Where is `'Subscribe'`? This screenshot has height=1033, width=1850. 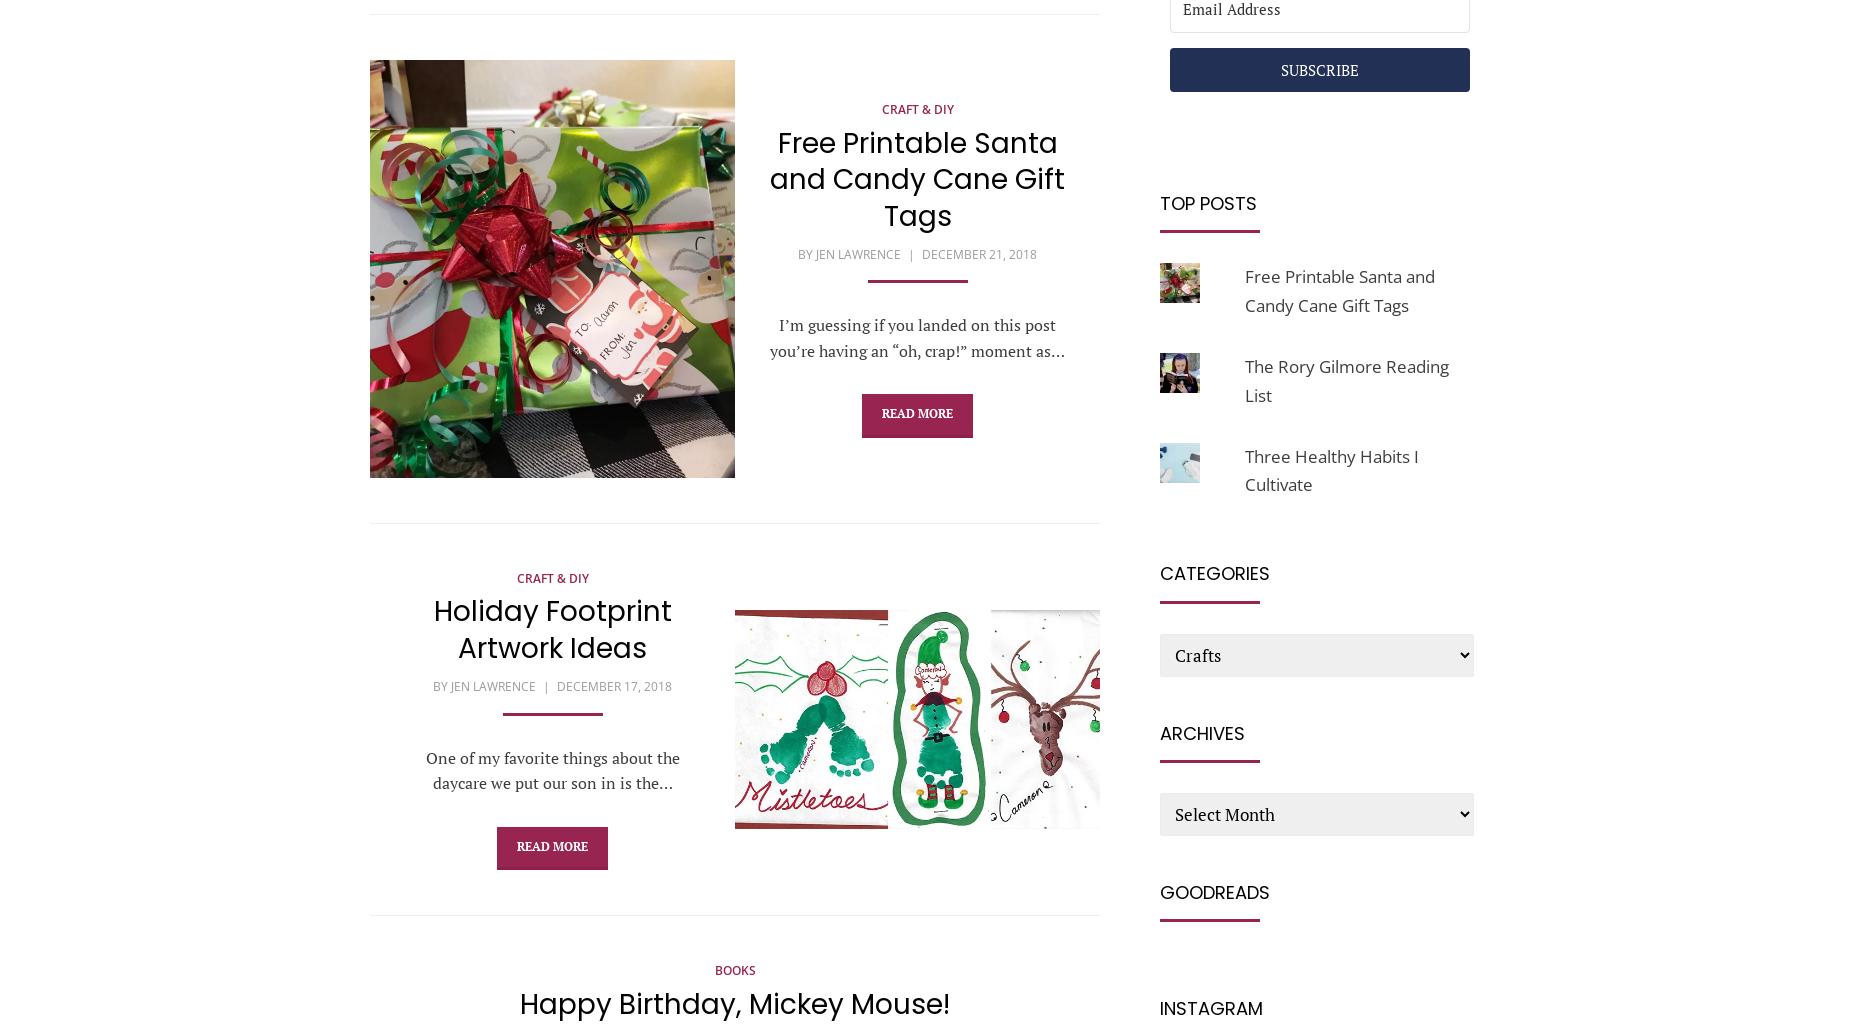 'Subscribe' is located at coordinates (1318, 69).